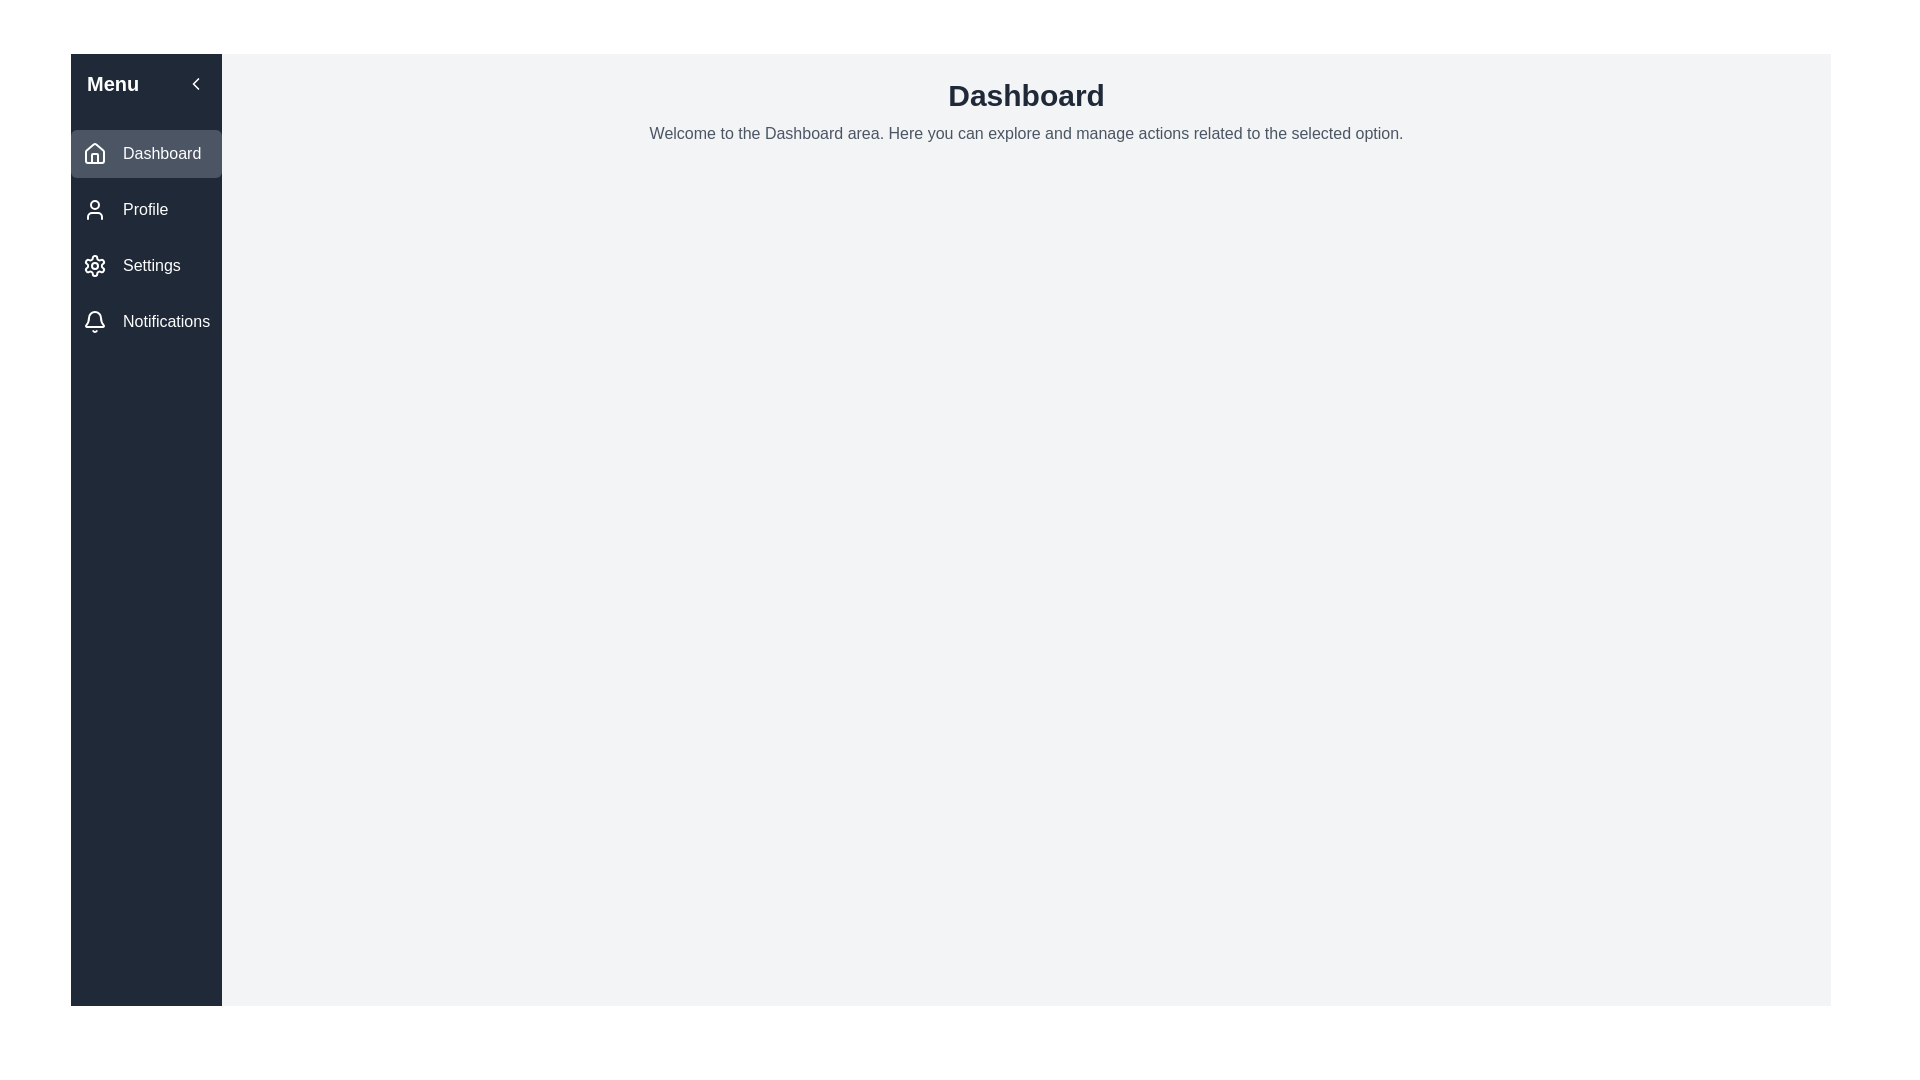 Image resolution: width=1920 pixels, height=1080 pixels. I want to click on the 'Notifications' label in the vertical navigation menu, which is positioned to the right of a bell icon and has a medium-weight font on a dark background, so click(166, 320).